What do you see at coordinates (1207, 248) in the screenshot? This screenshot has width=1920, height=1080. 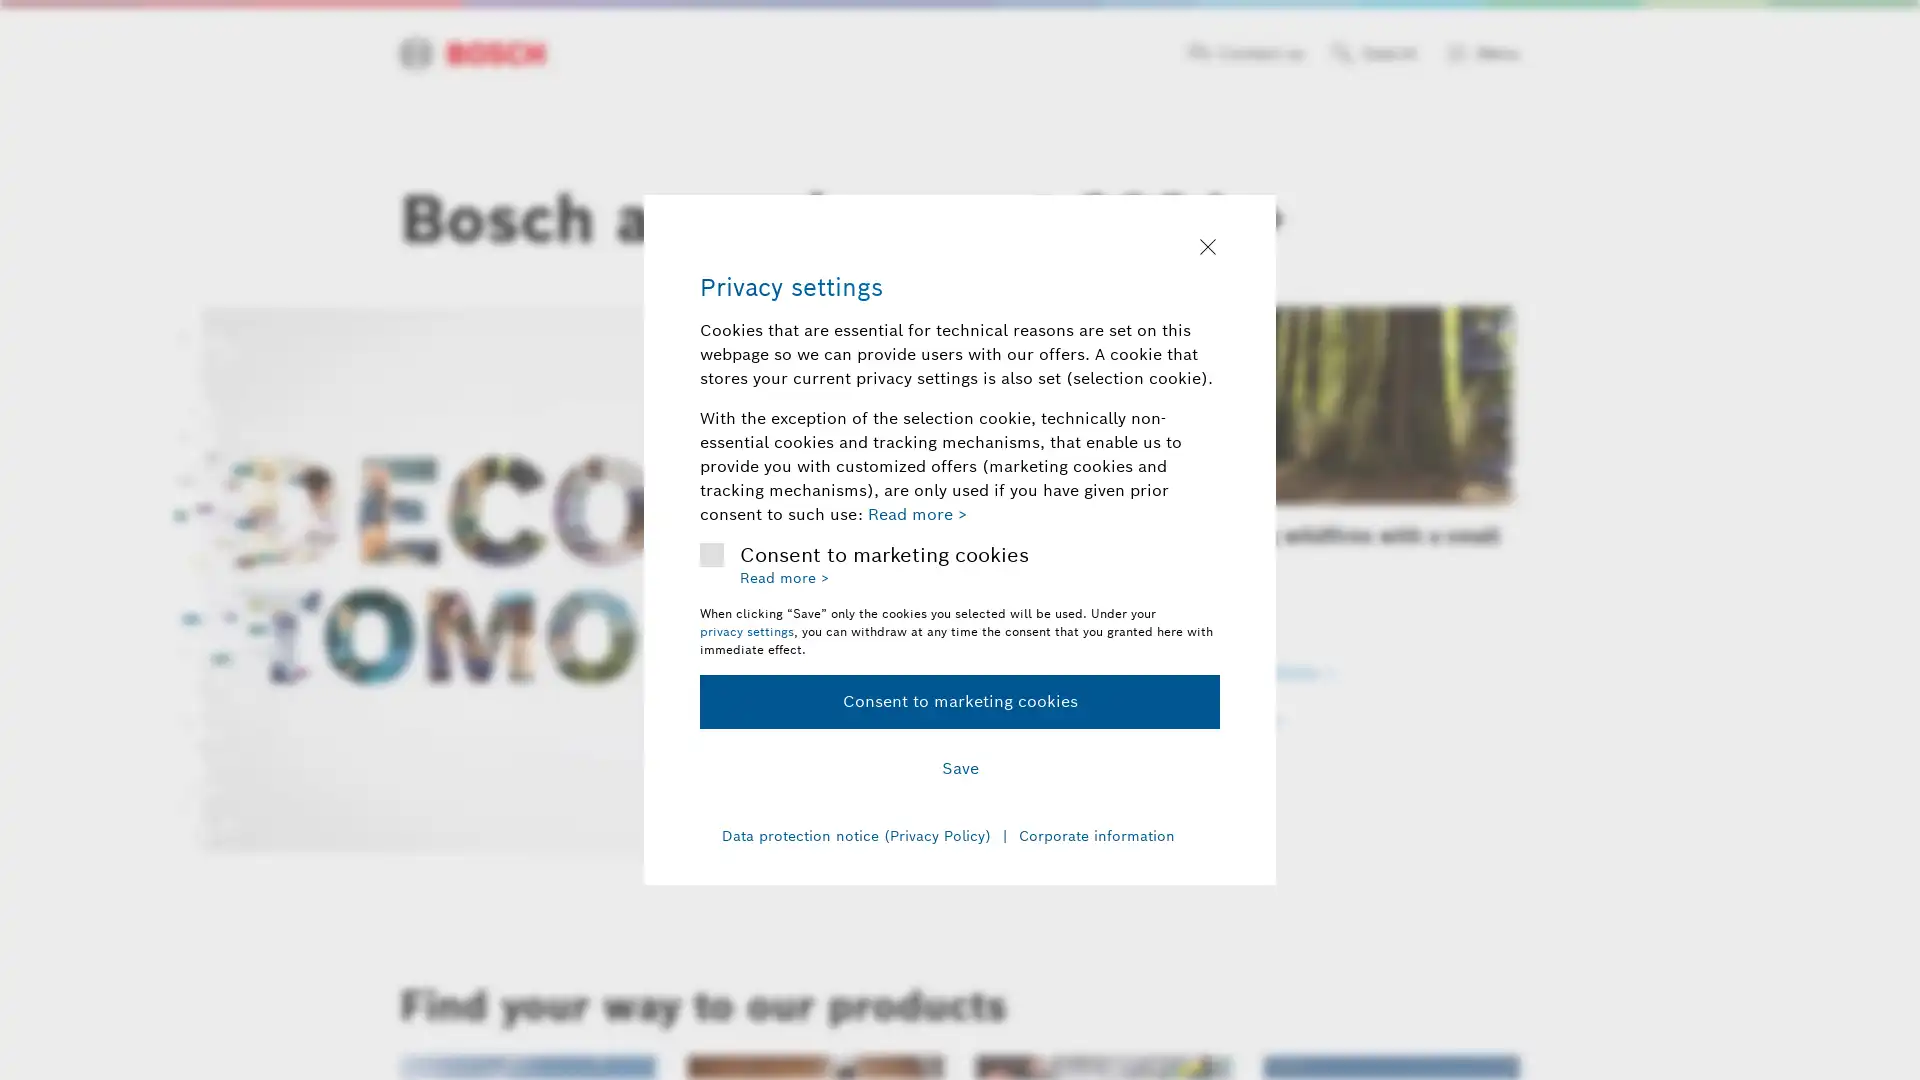 I see `Close` at bounding box center [1207, 248].